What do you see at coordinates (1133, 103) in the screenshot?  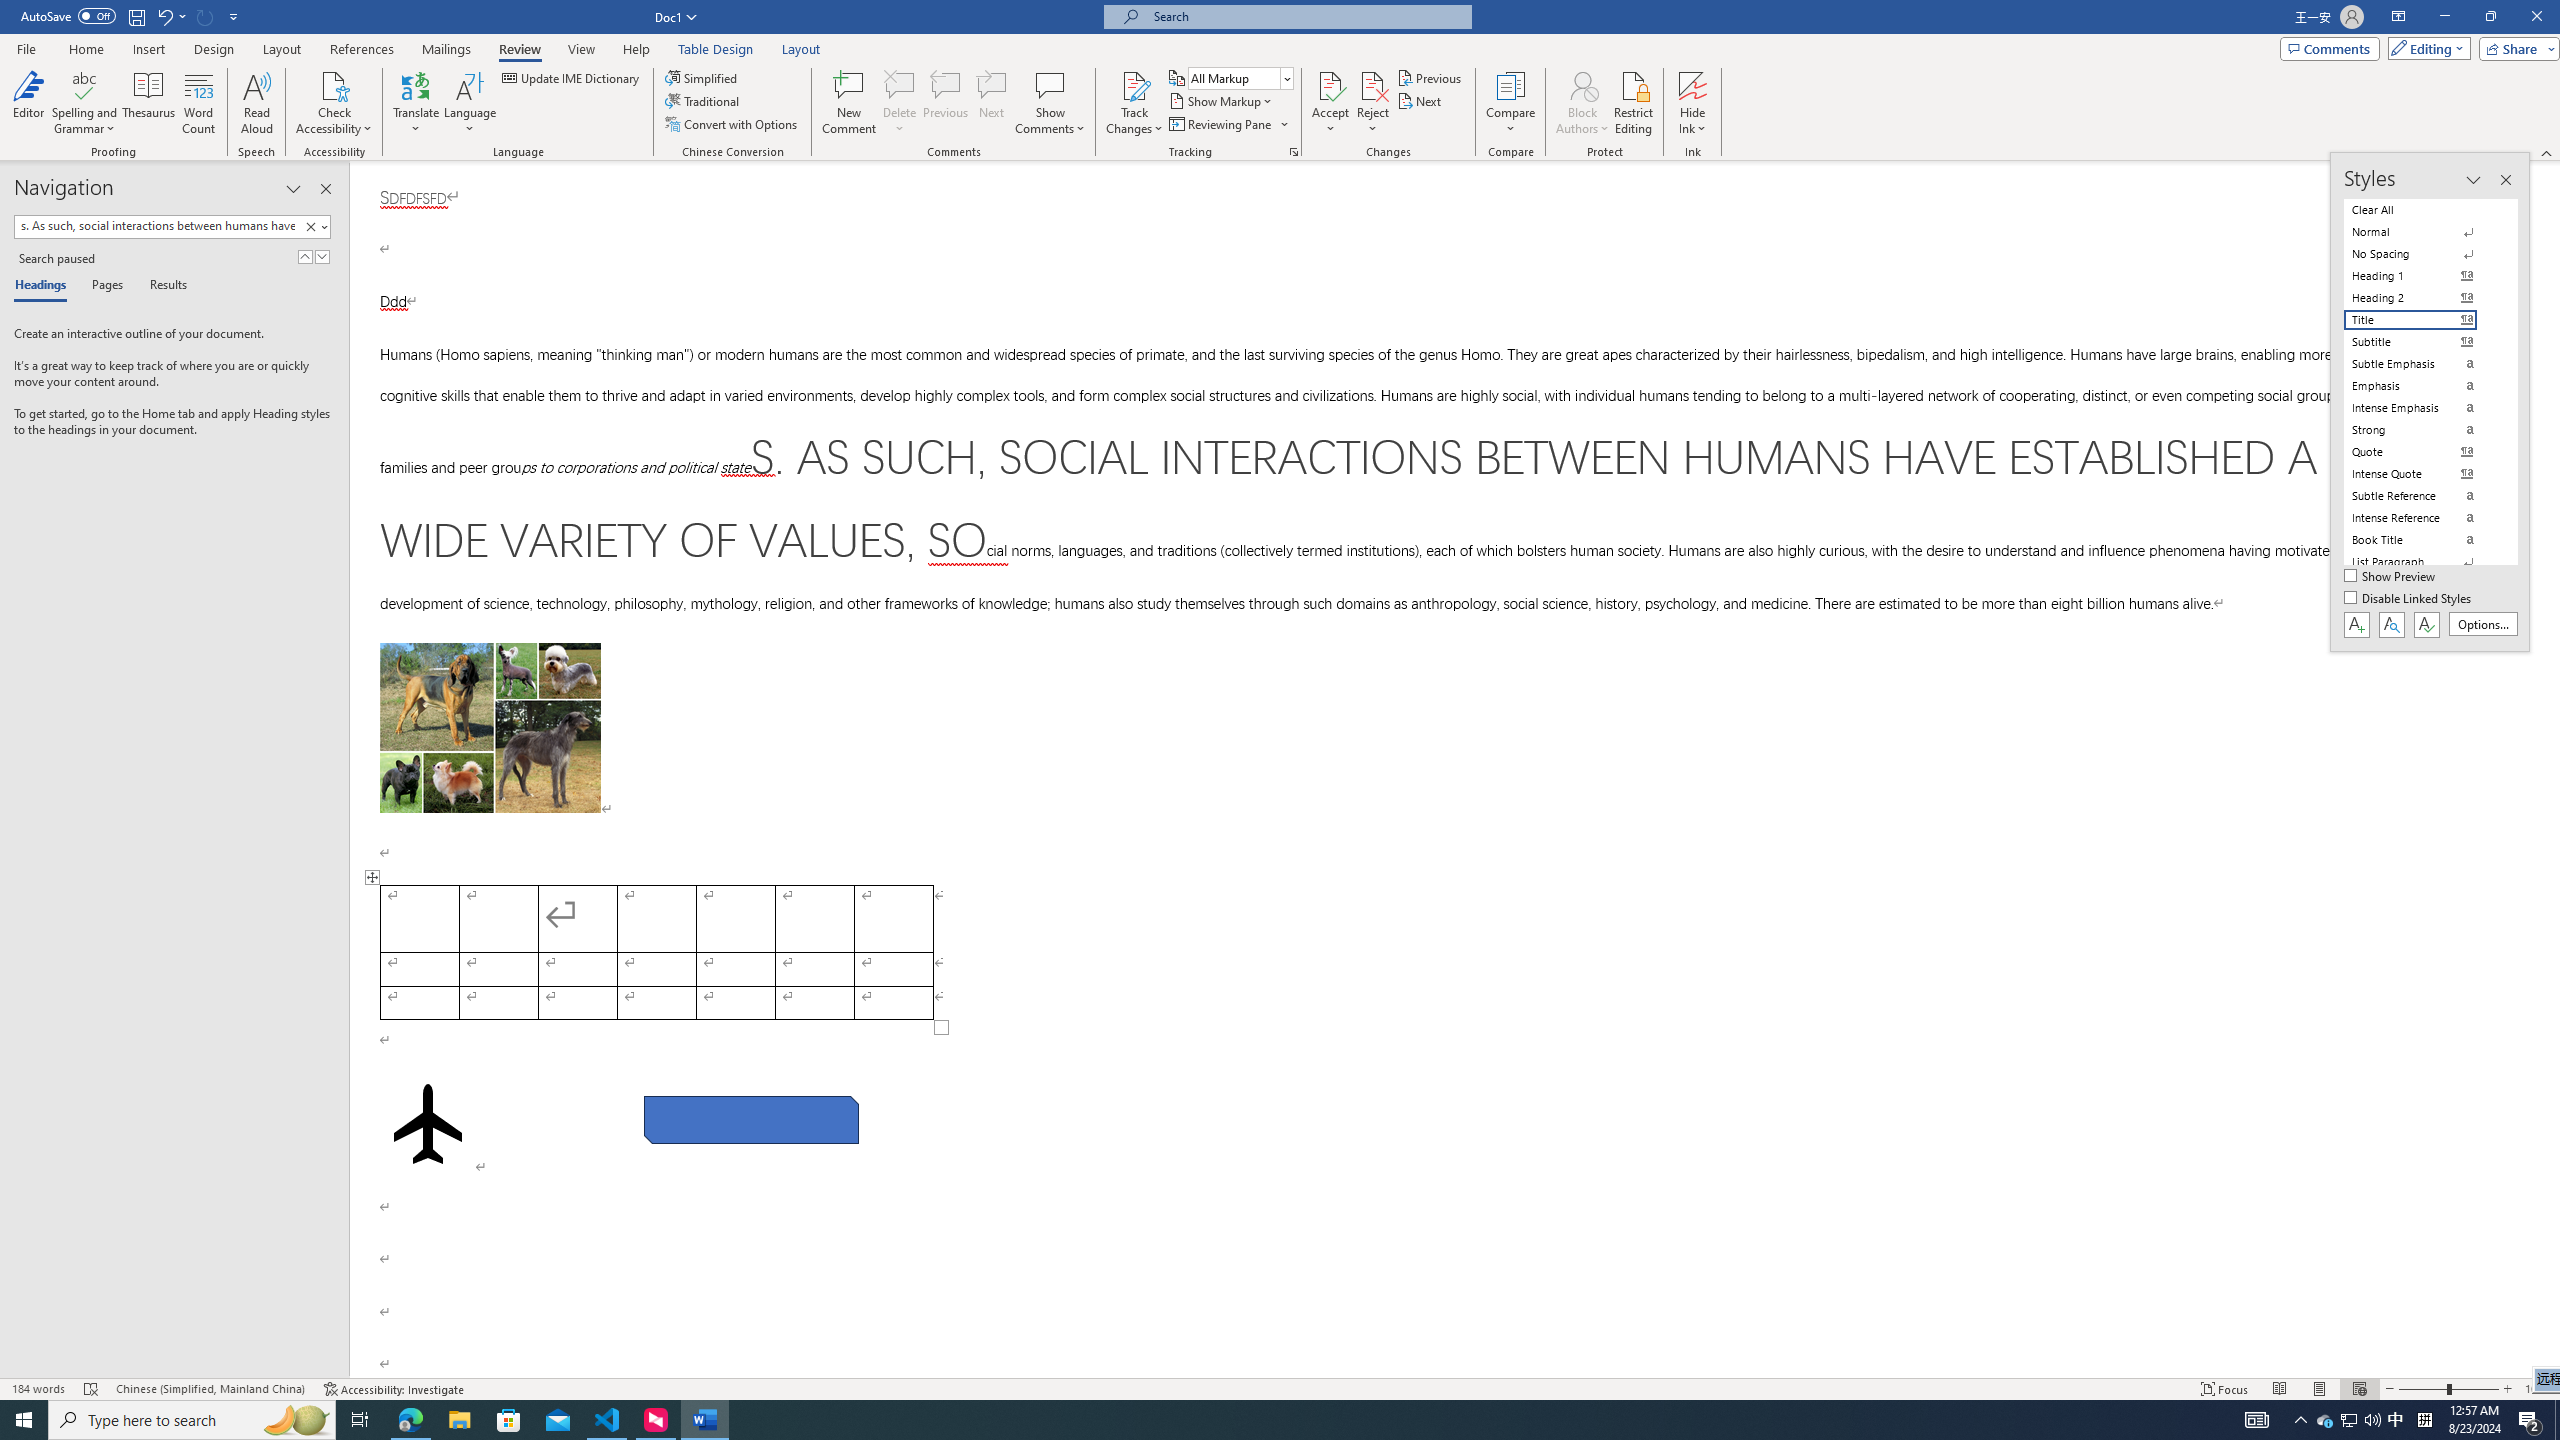 I see `'Track Changes'` at bounding box center [1133, 103].